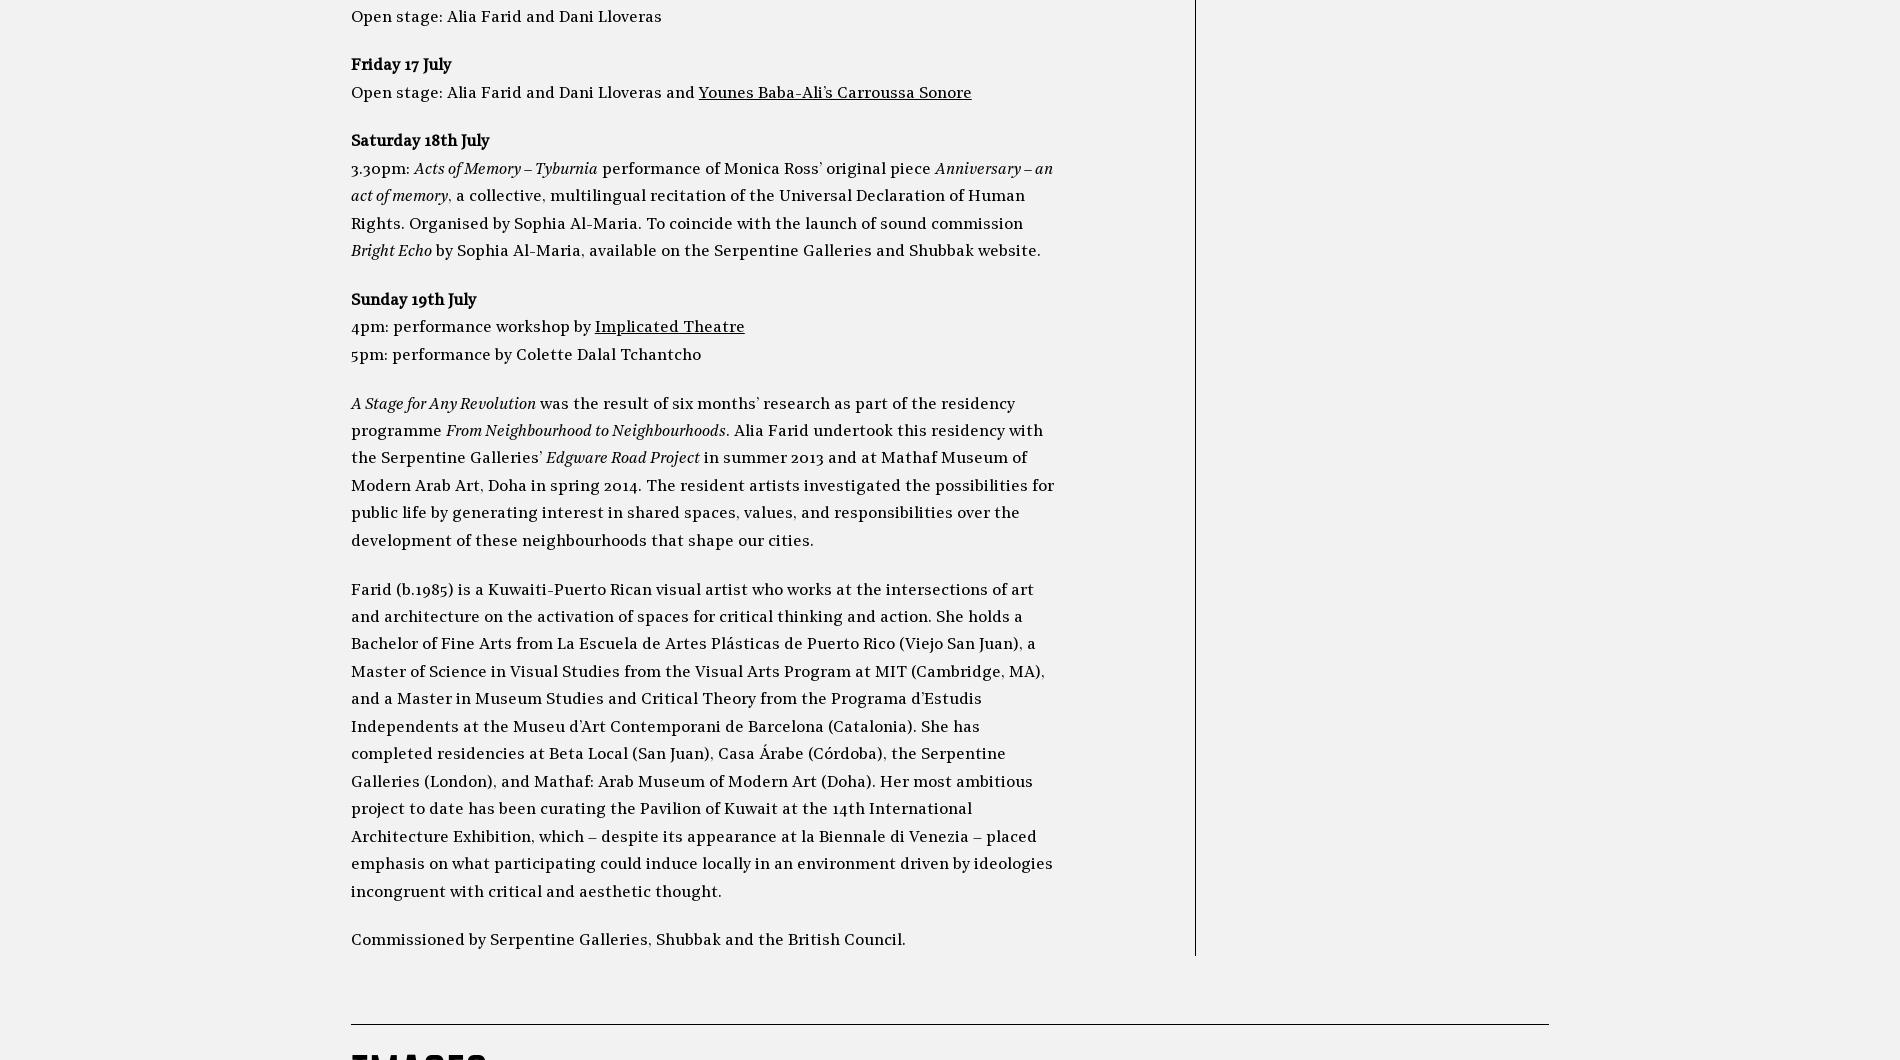  I want to click on 'Bright Echo', so click(389, 250).